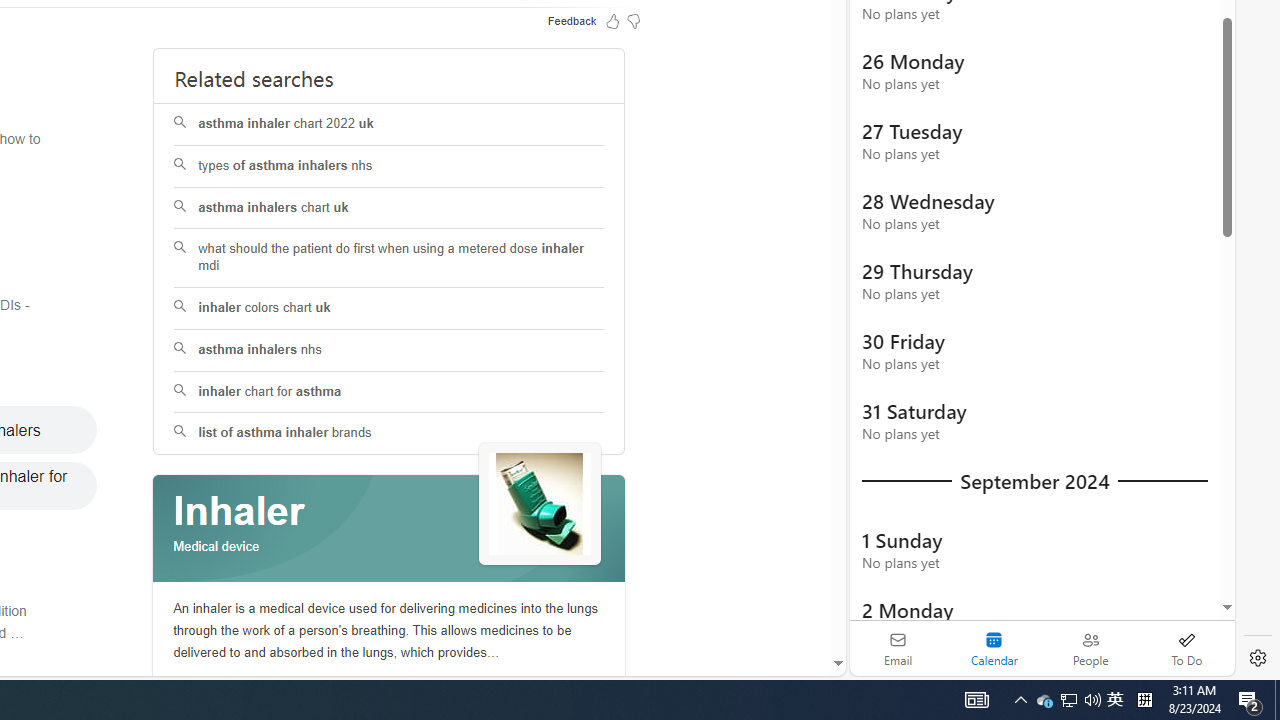 The height and width of the screenshot is (720, 1280). Describe the element at coordinates (389, 528) in the screenshot. I see `'Class: spl_logobg'` at that location.